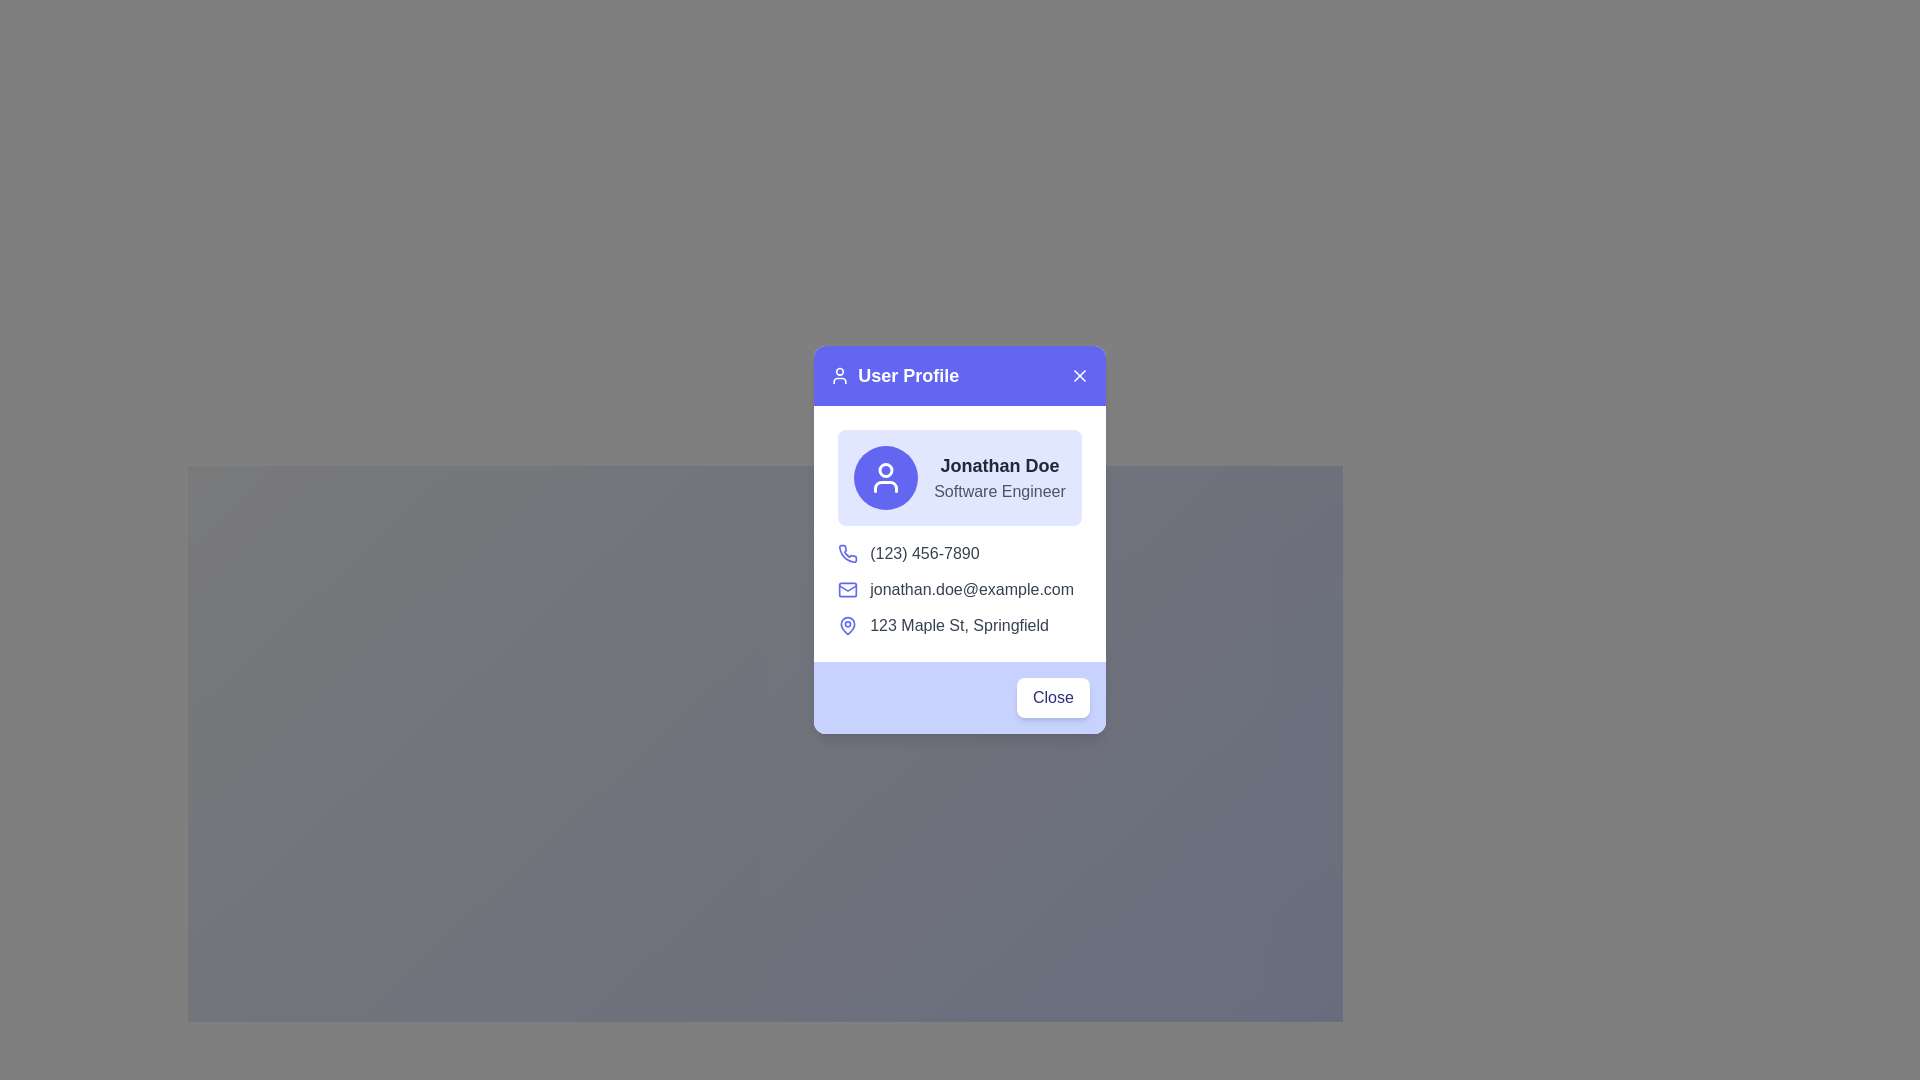 Image resolution: width=1920 pixels, height=1080 pixels. What do you see at coordinates (999, 466) in the screenshot?
I see `the text label styled as a title displaying 'Jonathan Doe' within the 'User Profile' modal dialog` at bounding box center [999, 466].